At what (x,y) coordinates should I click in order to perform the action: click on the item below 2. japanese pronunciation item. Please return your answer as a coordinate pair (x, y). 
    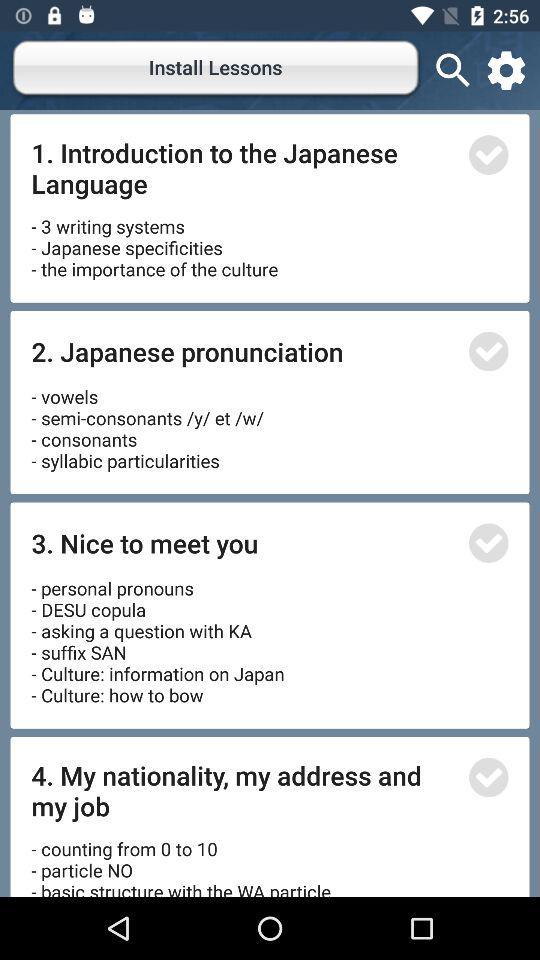
    Looking at the image, I should click on (149, 422).